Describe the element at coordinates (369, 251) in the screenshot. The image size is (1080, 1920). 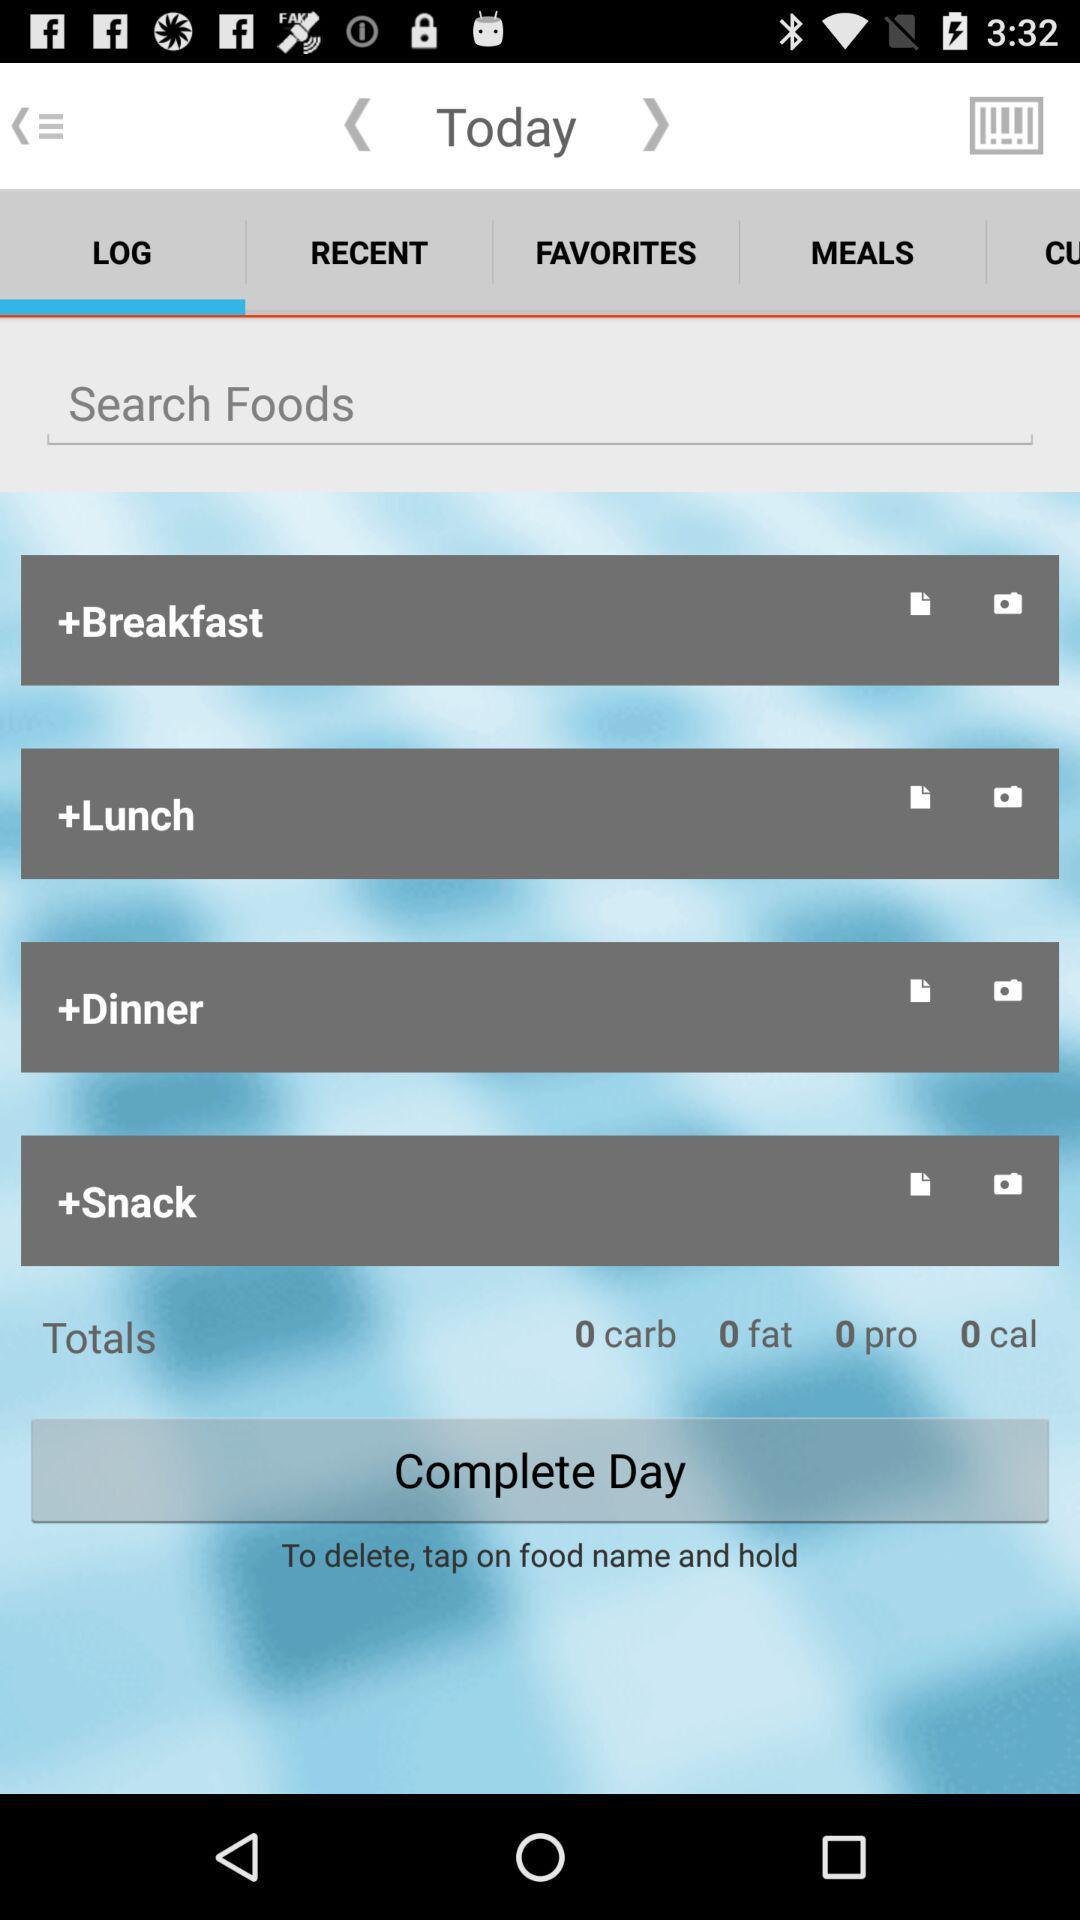
I see `recent which is in between log and favorites` at that location.